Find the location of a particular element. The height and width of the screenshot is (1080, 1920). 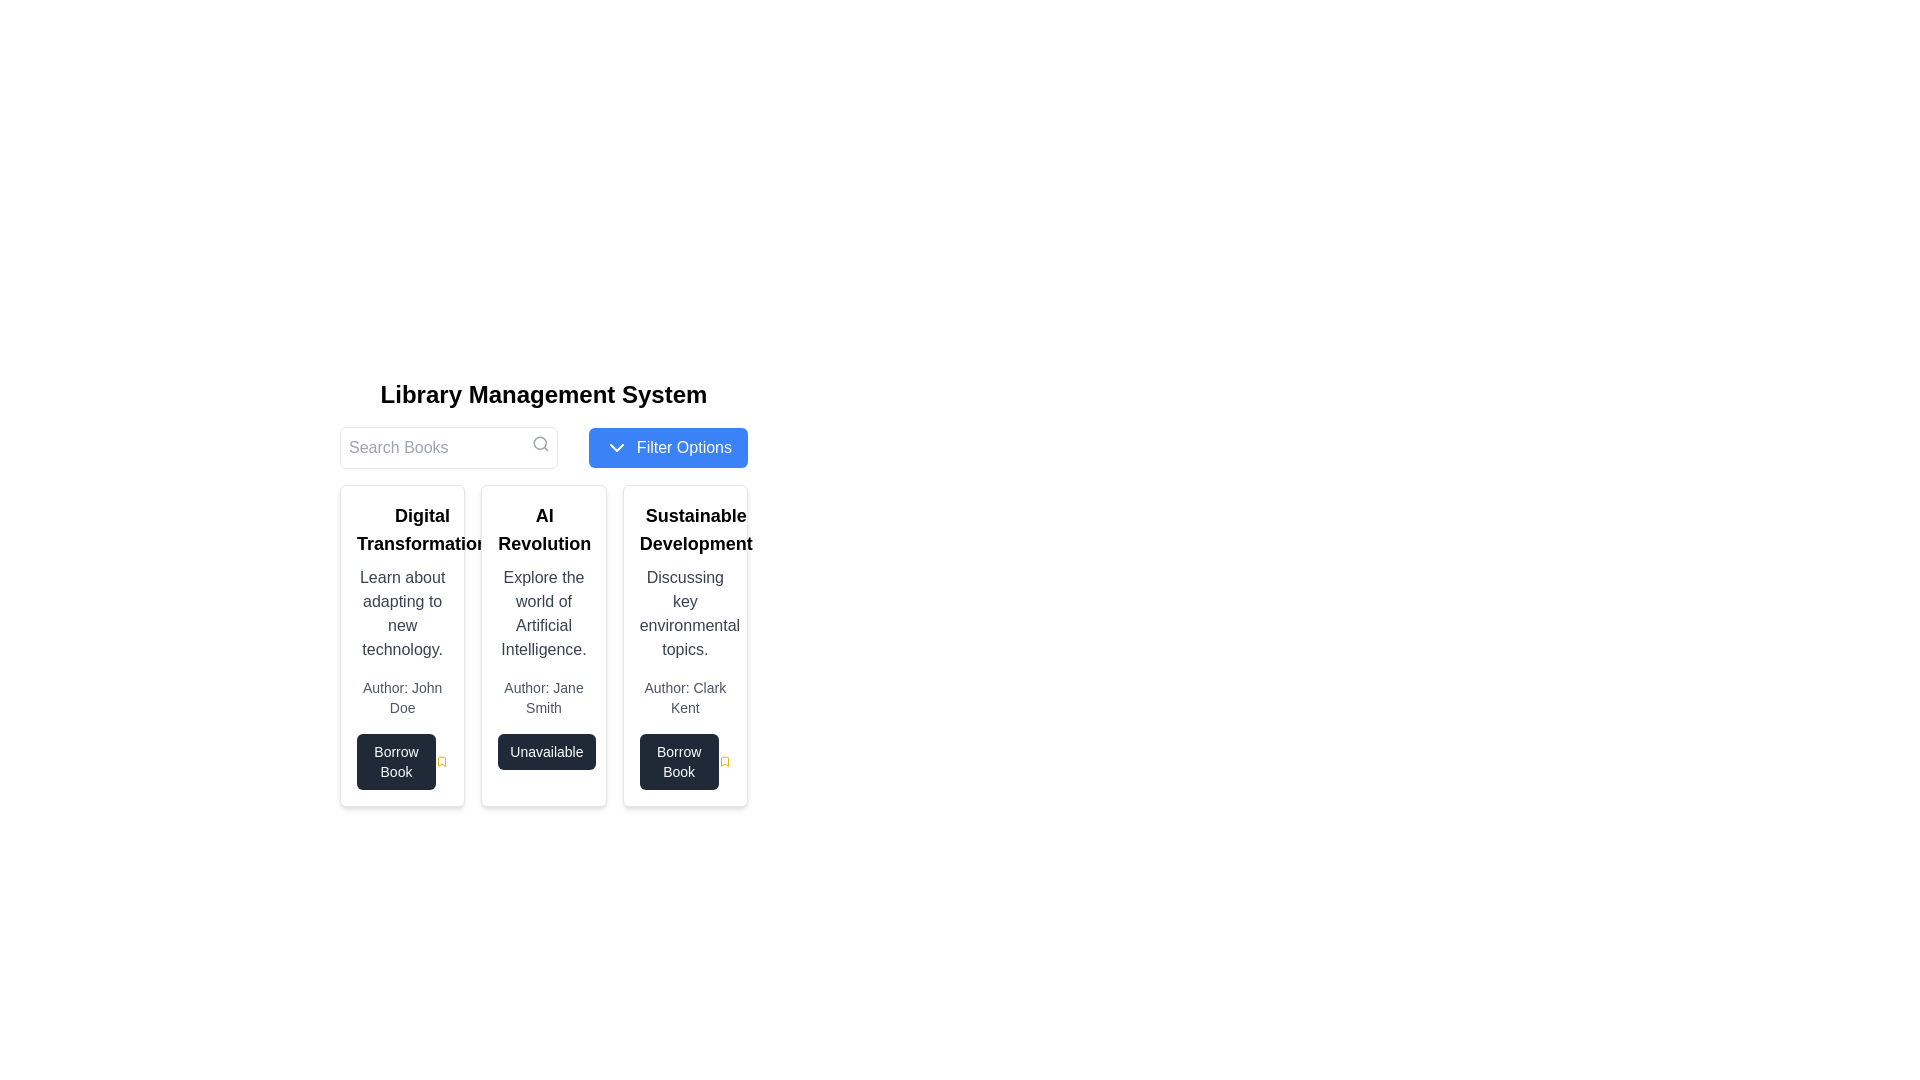

the text label displaying 'Sustainable Development' in bold that is centrally aligned within its bounding area, located in the rightmost column of three cards is located at coordinates (696, 528).